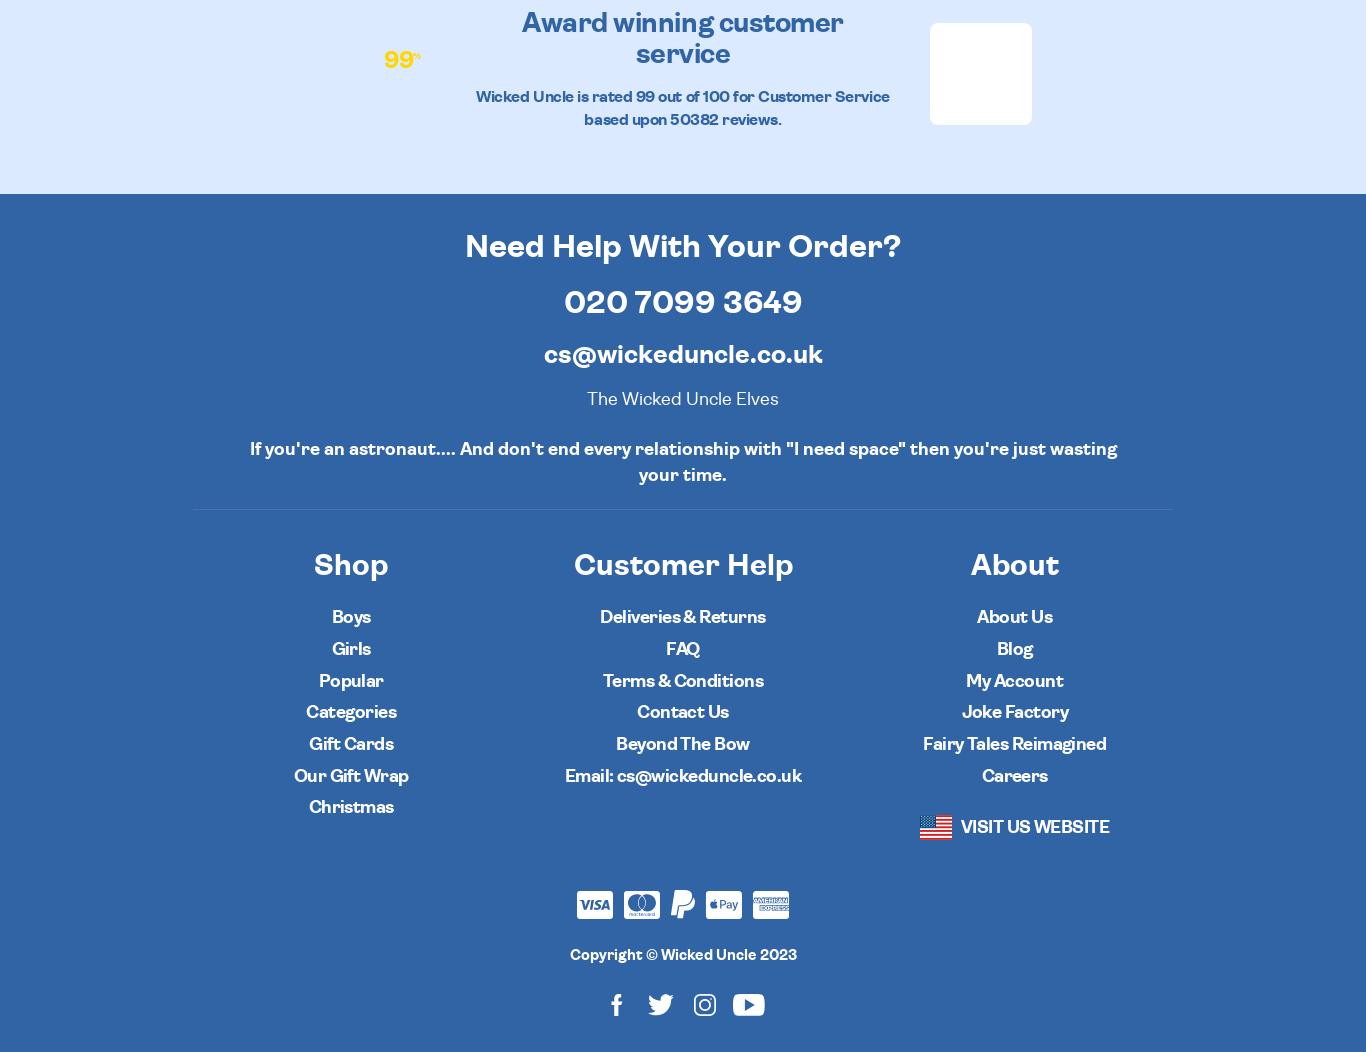  Describe the element at coordinates (542, 355) in the screenshot. I see `'cs@wickeduncle.co.uk'` at that location.